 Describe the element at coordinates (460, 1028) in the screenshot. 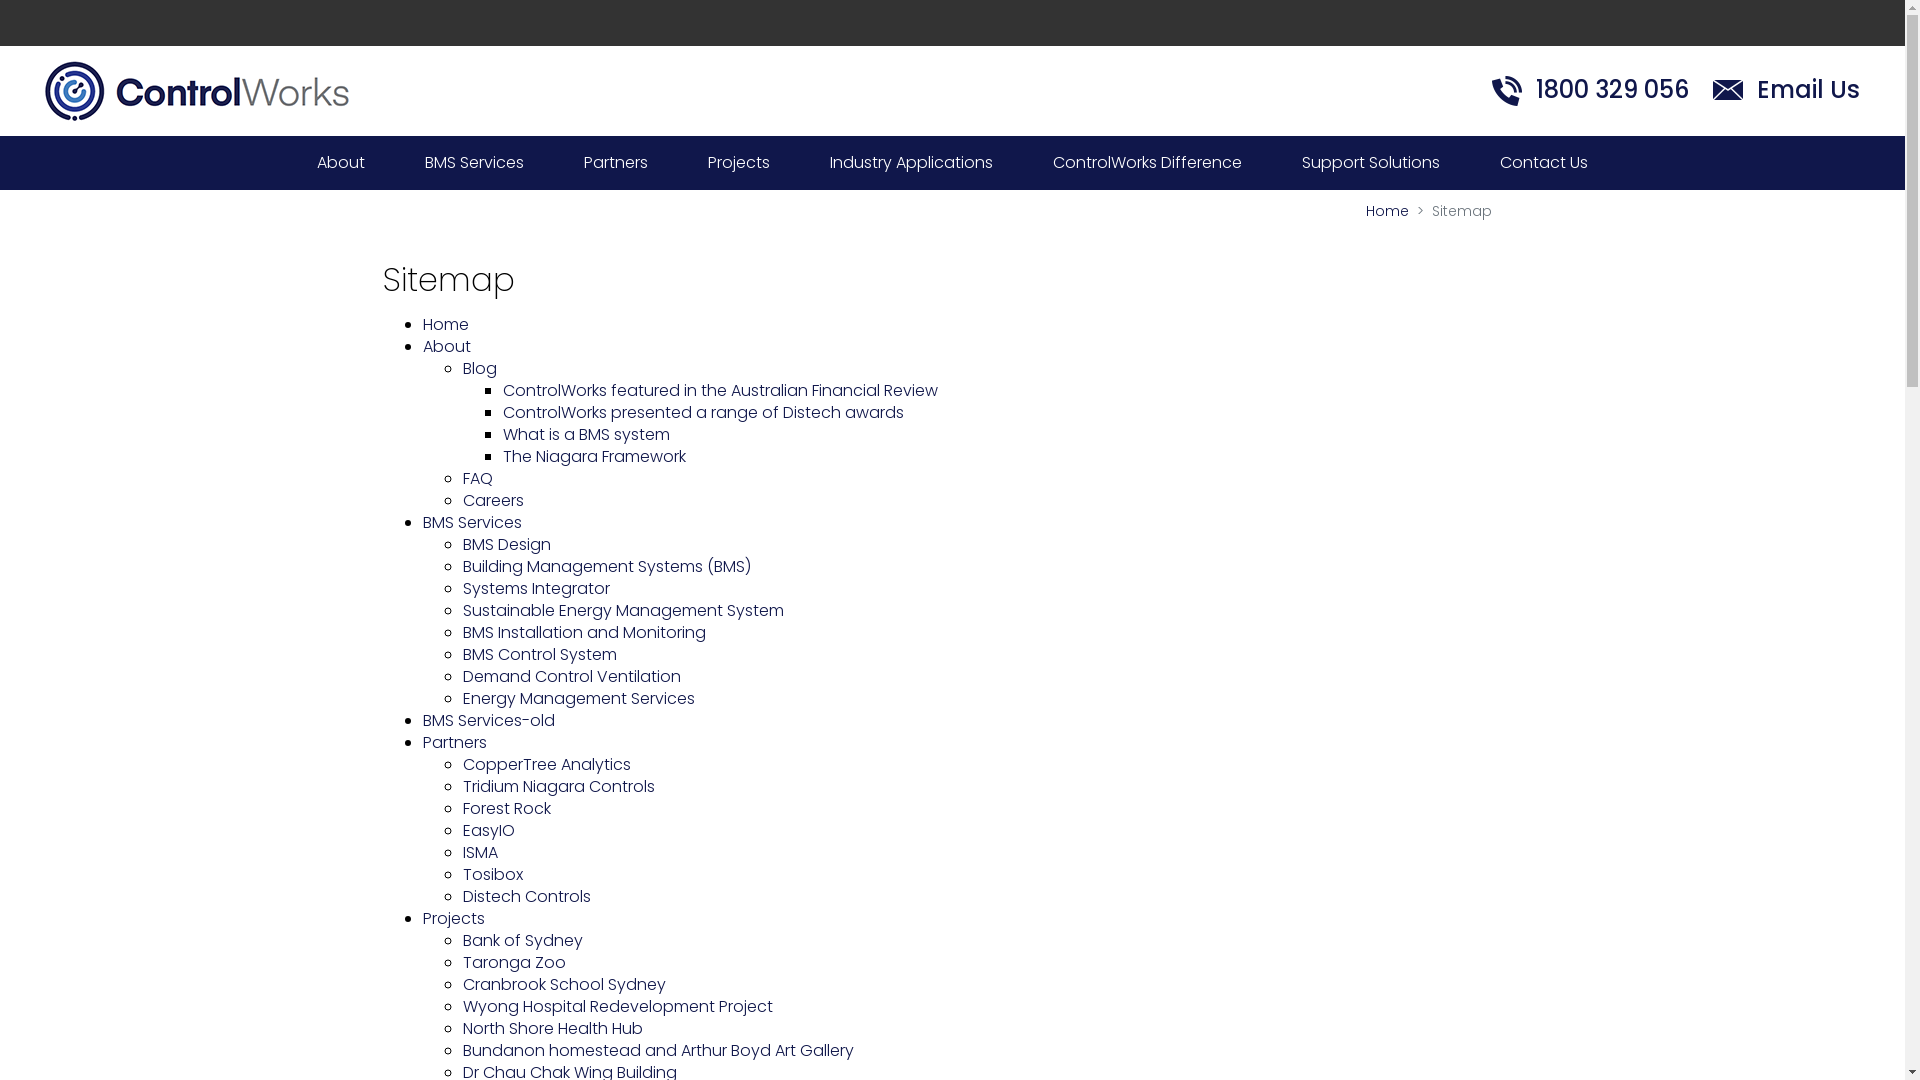

I see `'North Shore Health Hub'` at that location.